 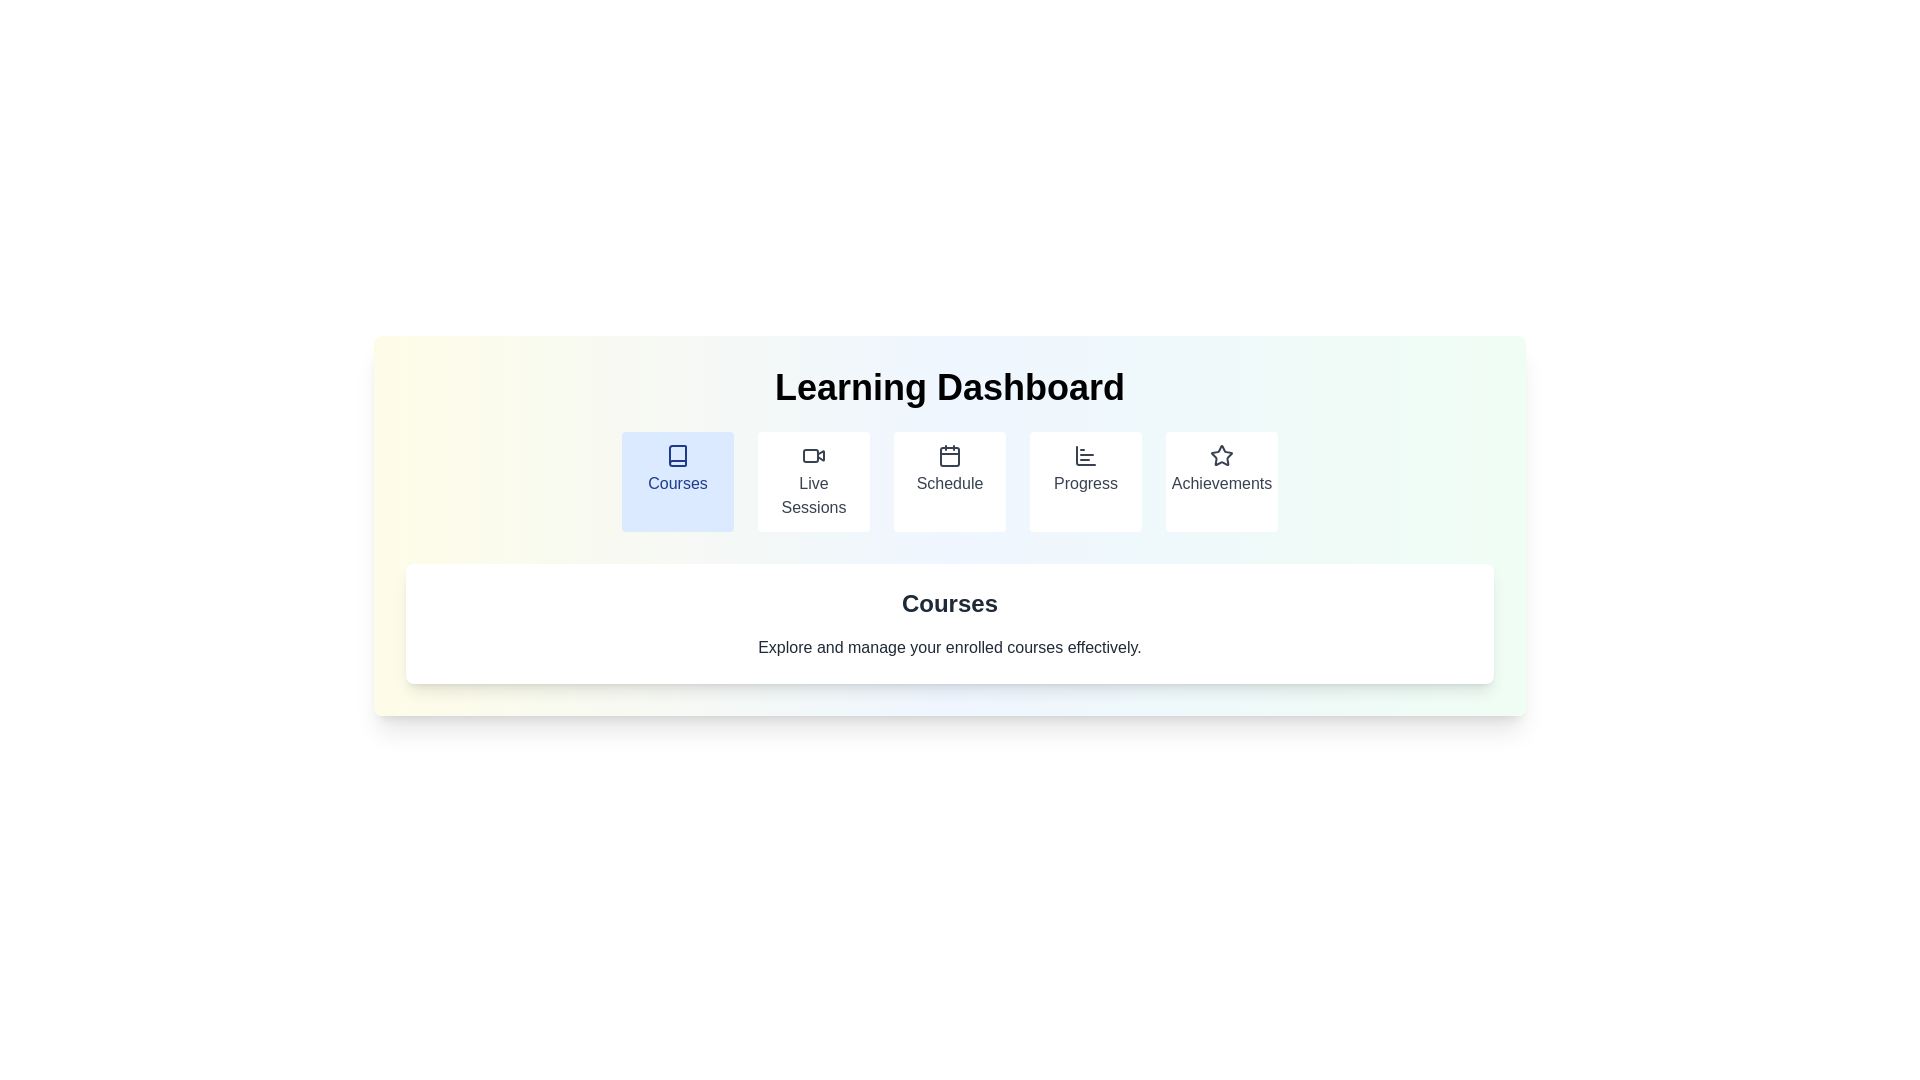 I want to click on the section title element that serves as a heading, positioned above the text 'Explore and manage your enrolled courses effectively.', so click(x=949, y=603).